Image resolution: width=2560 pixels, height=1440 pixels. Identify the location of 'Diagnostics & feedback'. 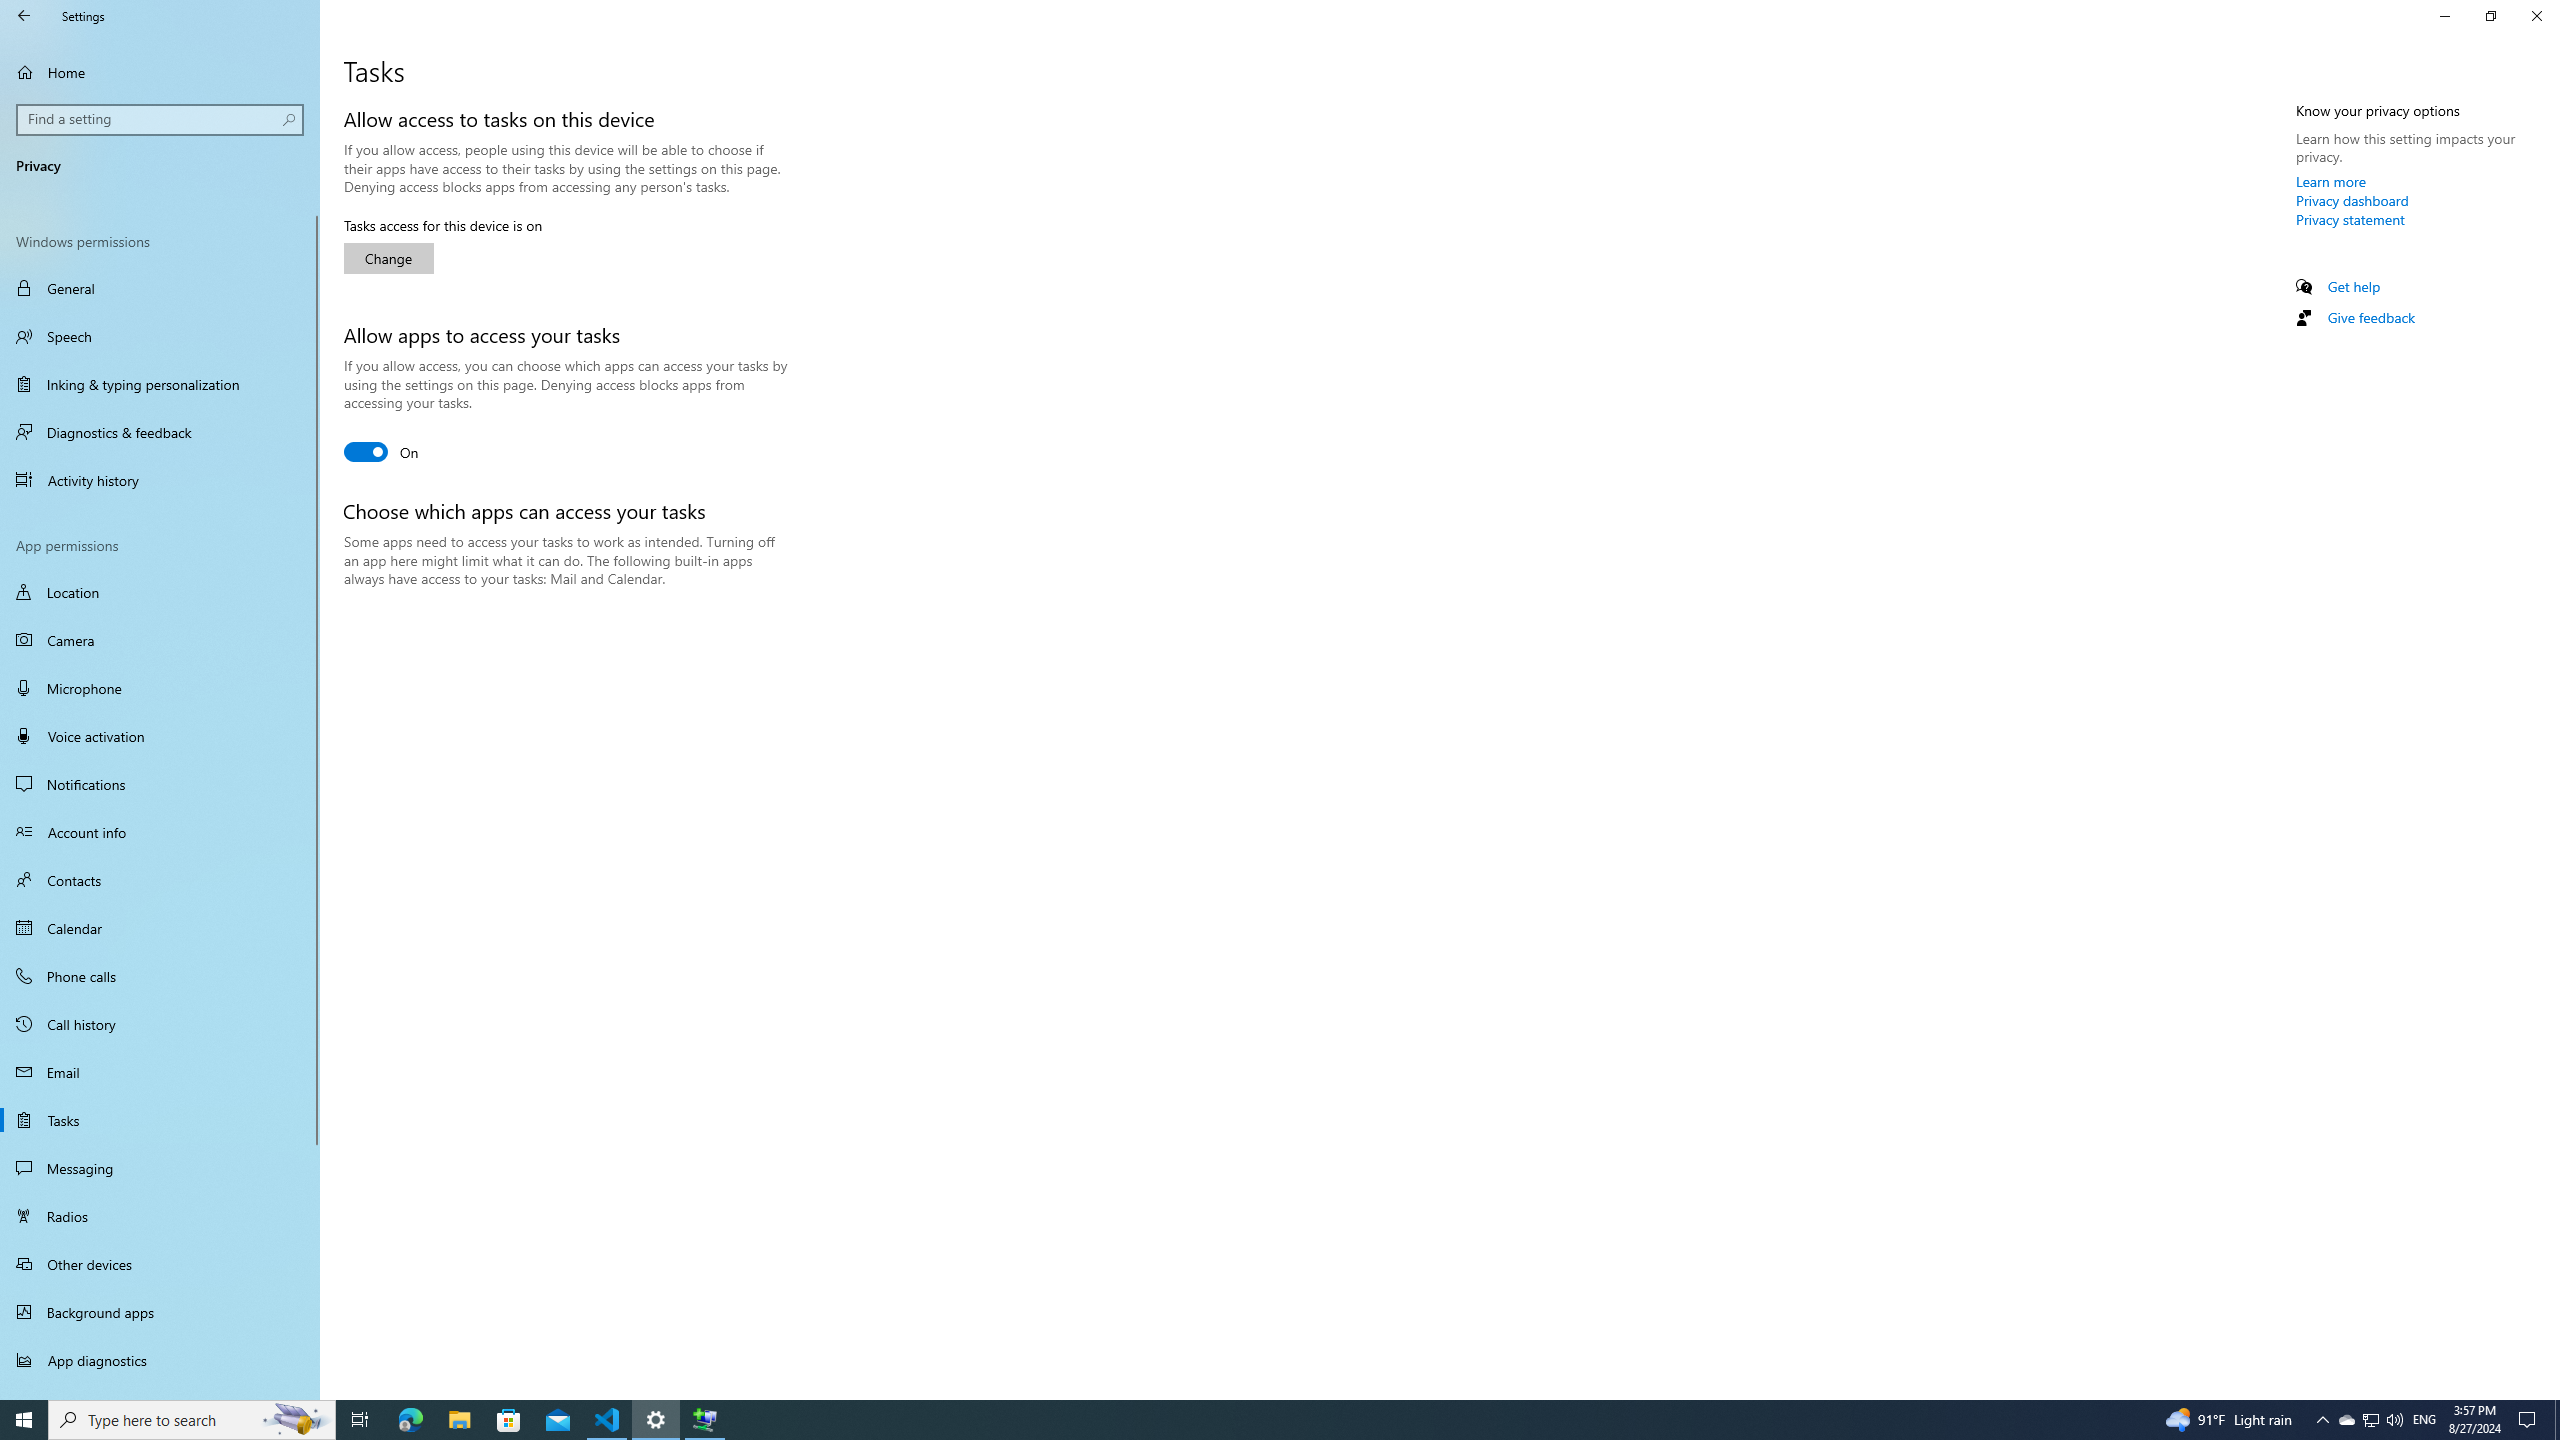
(159, 432).